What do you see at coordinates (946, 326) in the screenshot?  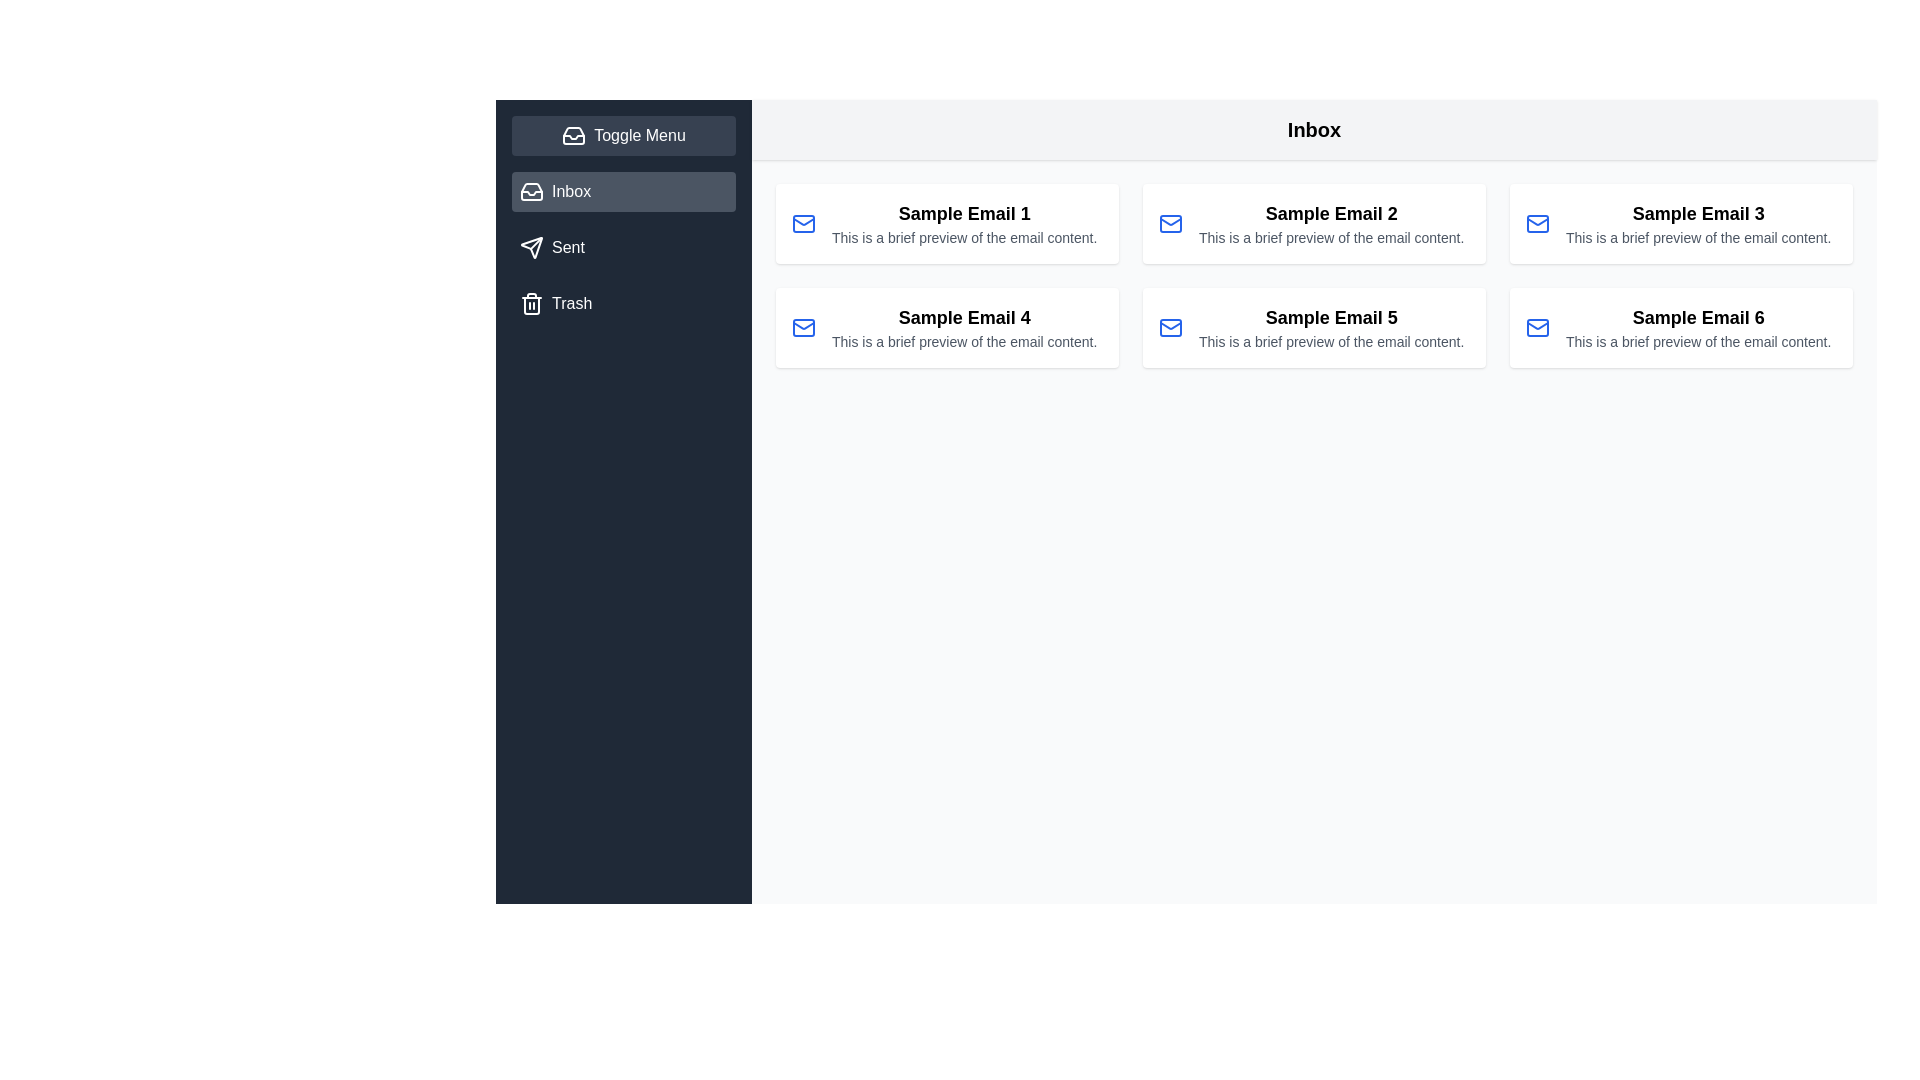 I see `the Email Preview Card located in the second row and first column of the email list grid` at bounding box center [946, 326].